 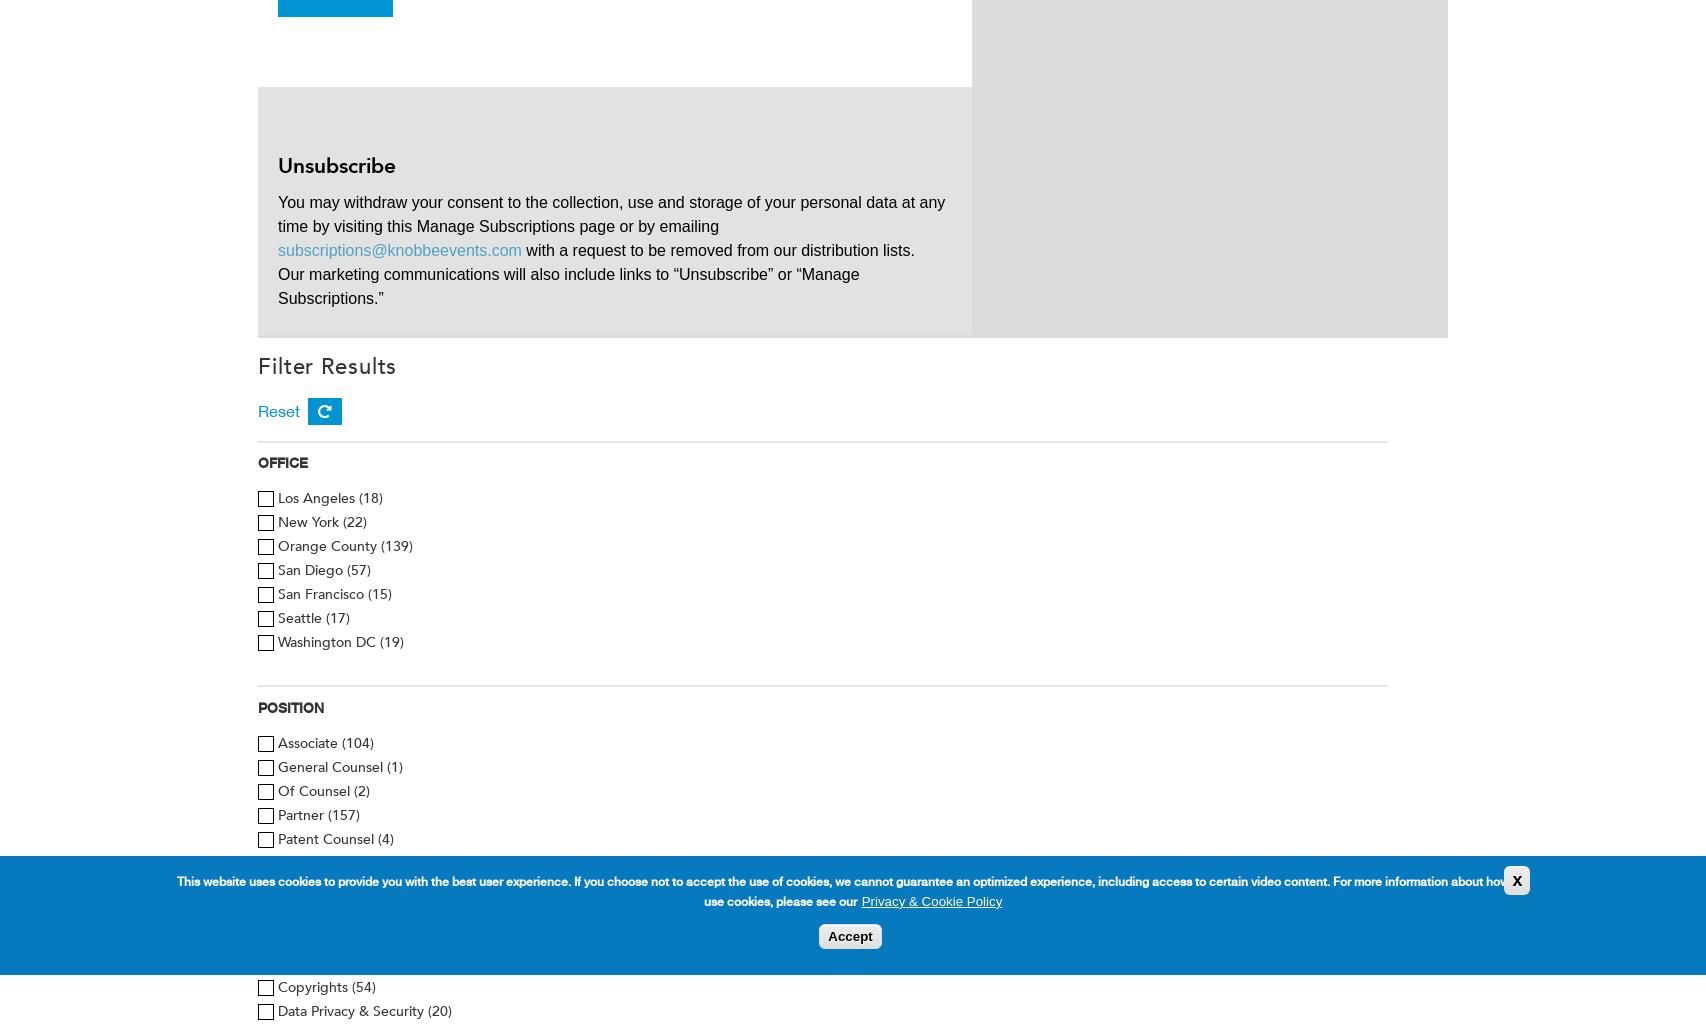 I want to click on 'Data Privacy & Security', so click(x=352, y=1010).